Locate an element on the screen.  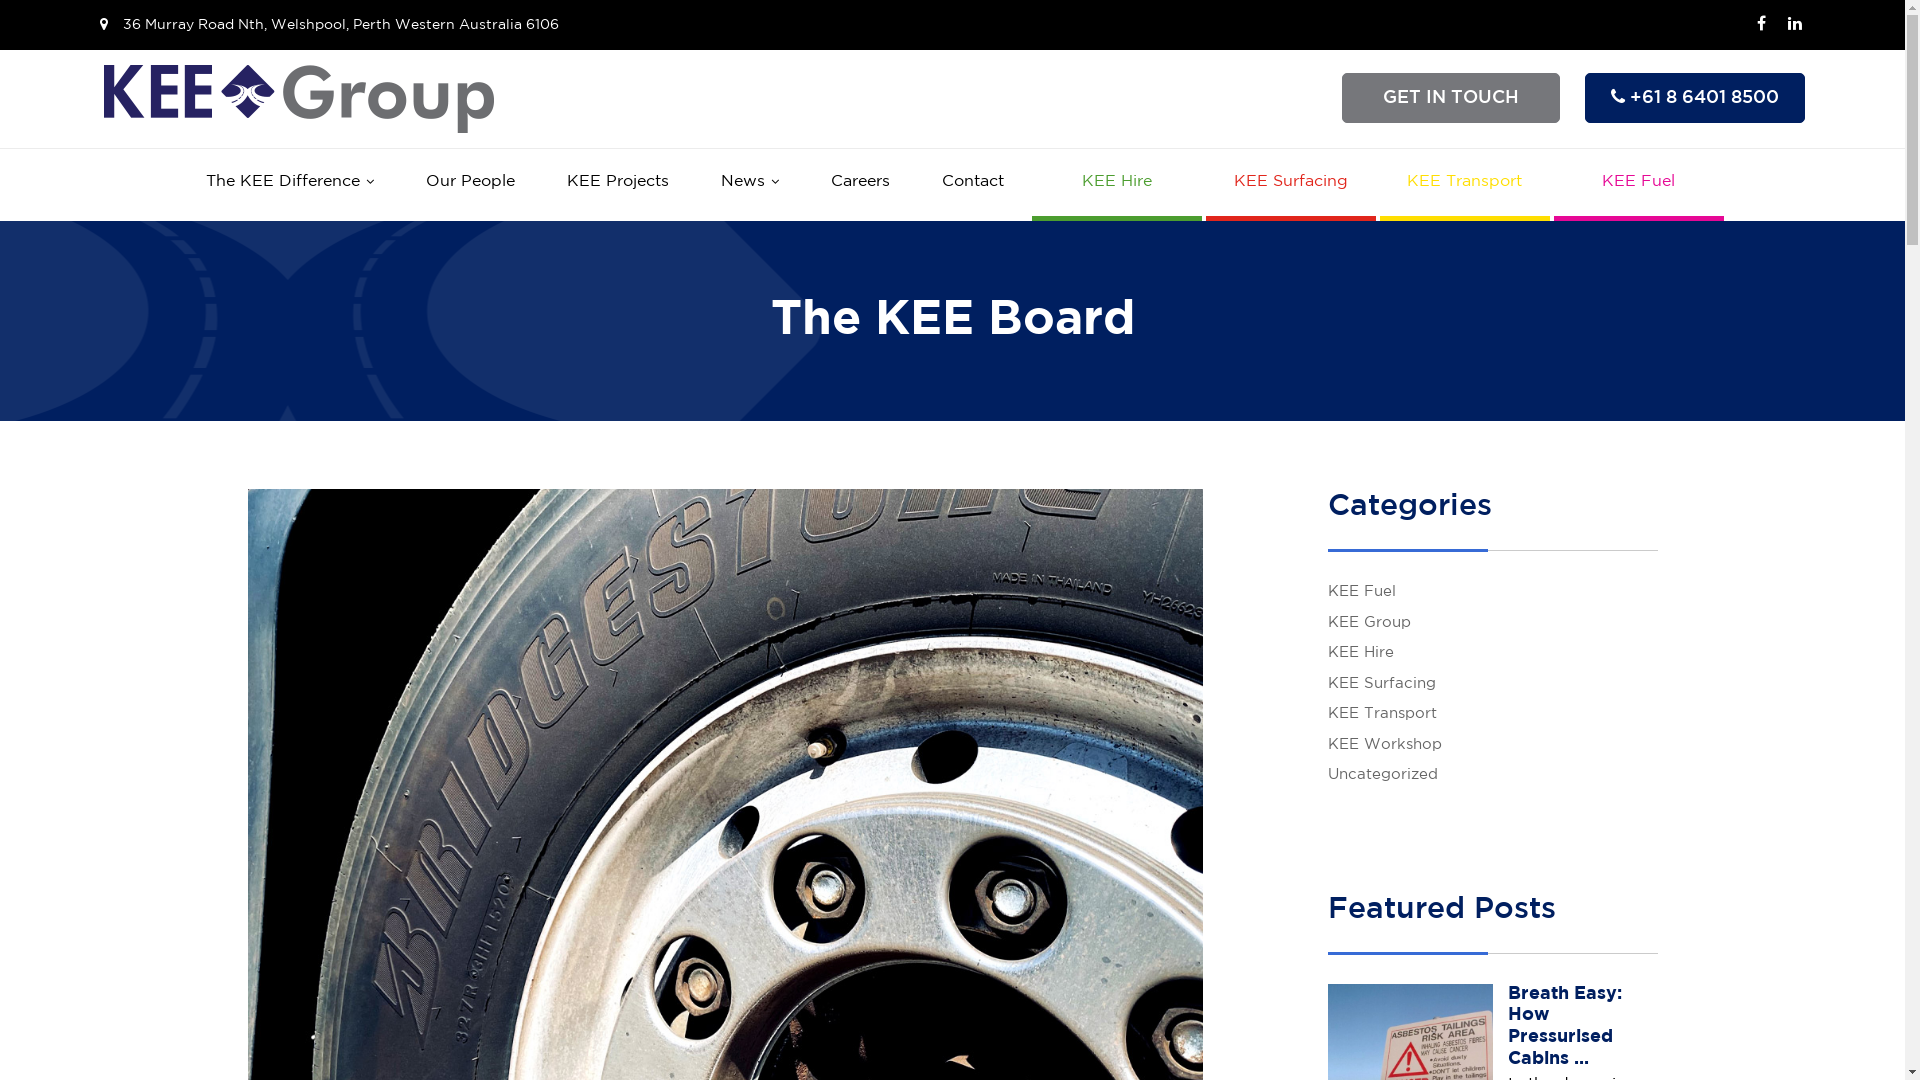
'KEE Projects' is located at coordinates (616, 181).